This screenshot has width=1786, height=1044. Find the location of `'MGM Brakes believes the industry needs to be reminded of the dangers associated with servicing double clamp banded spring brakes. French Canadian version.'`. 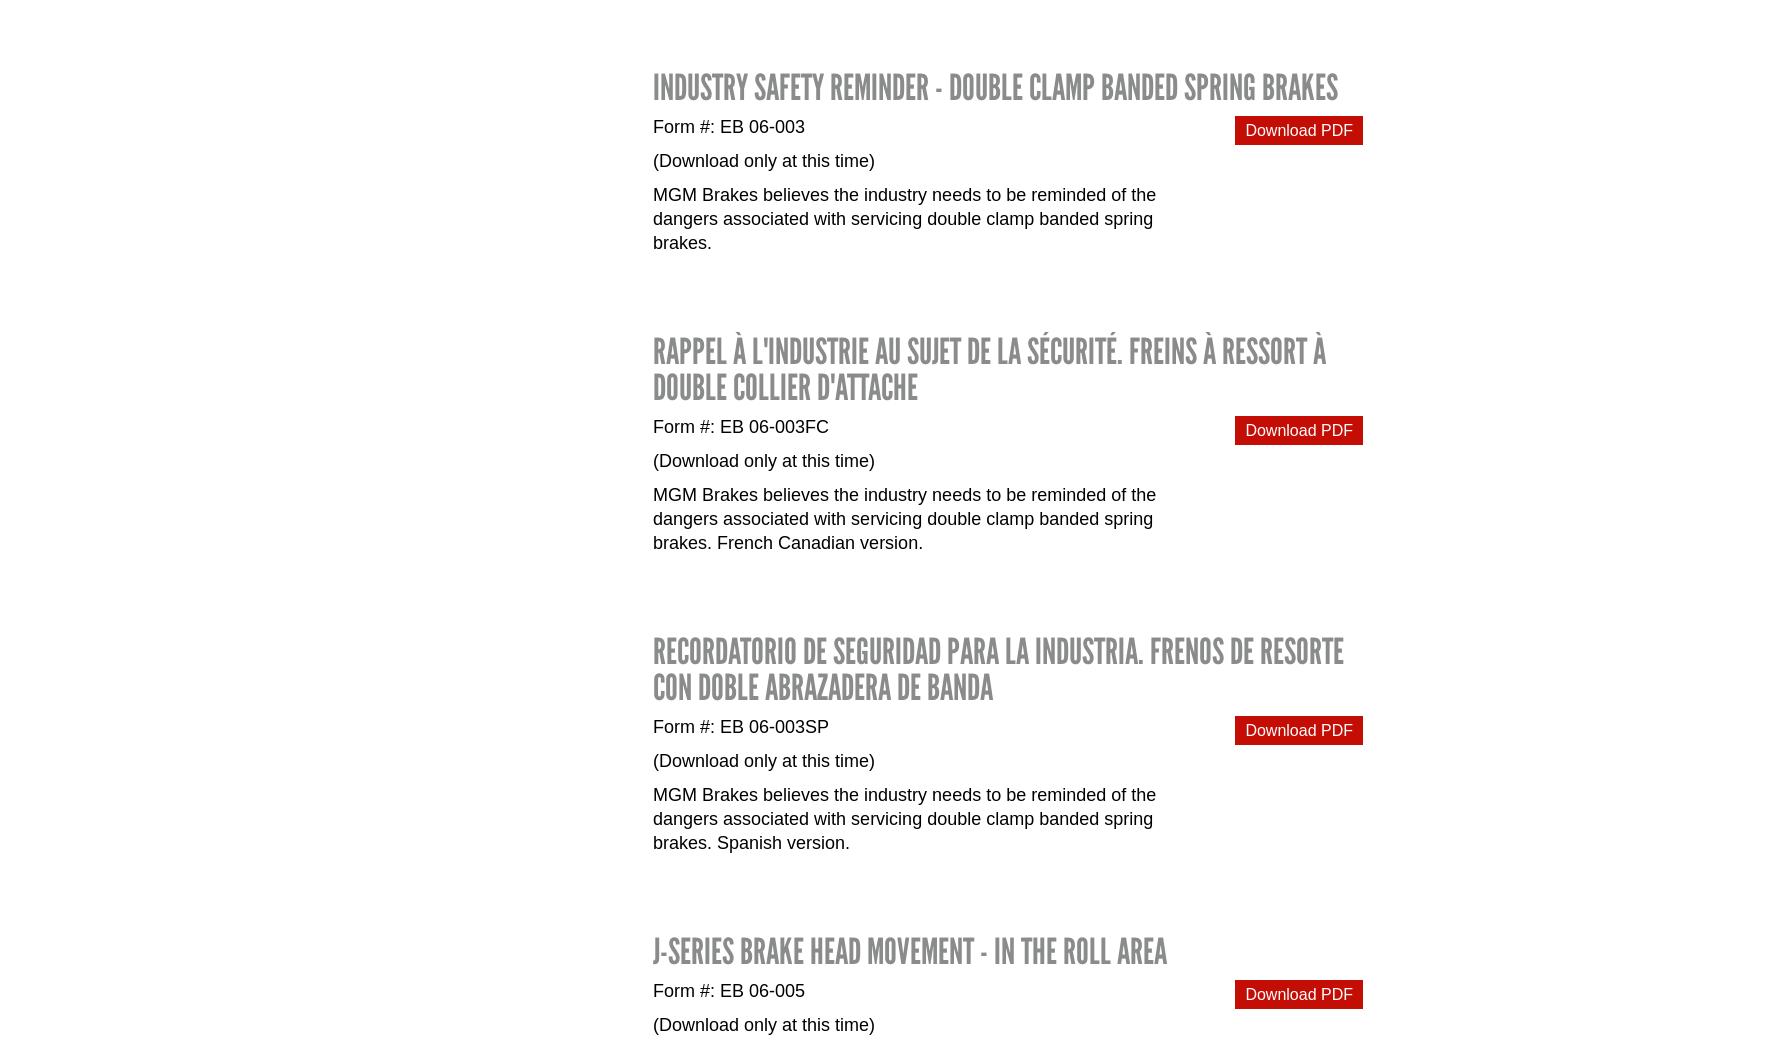

'MGM Brakes believes the industry needs to be reminded of the dangers associated with servicing double clamp banded spring brakes. French Canadian version.' is located at coordinates (904, 518).